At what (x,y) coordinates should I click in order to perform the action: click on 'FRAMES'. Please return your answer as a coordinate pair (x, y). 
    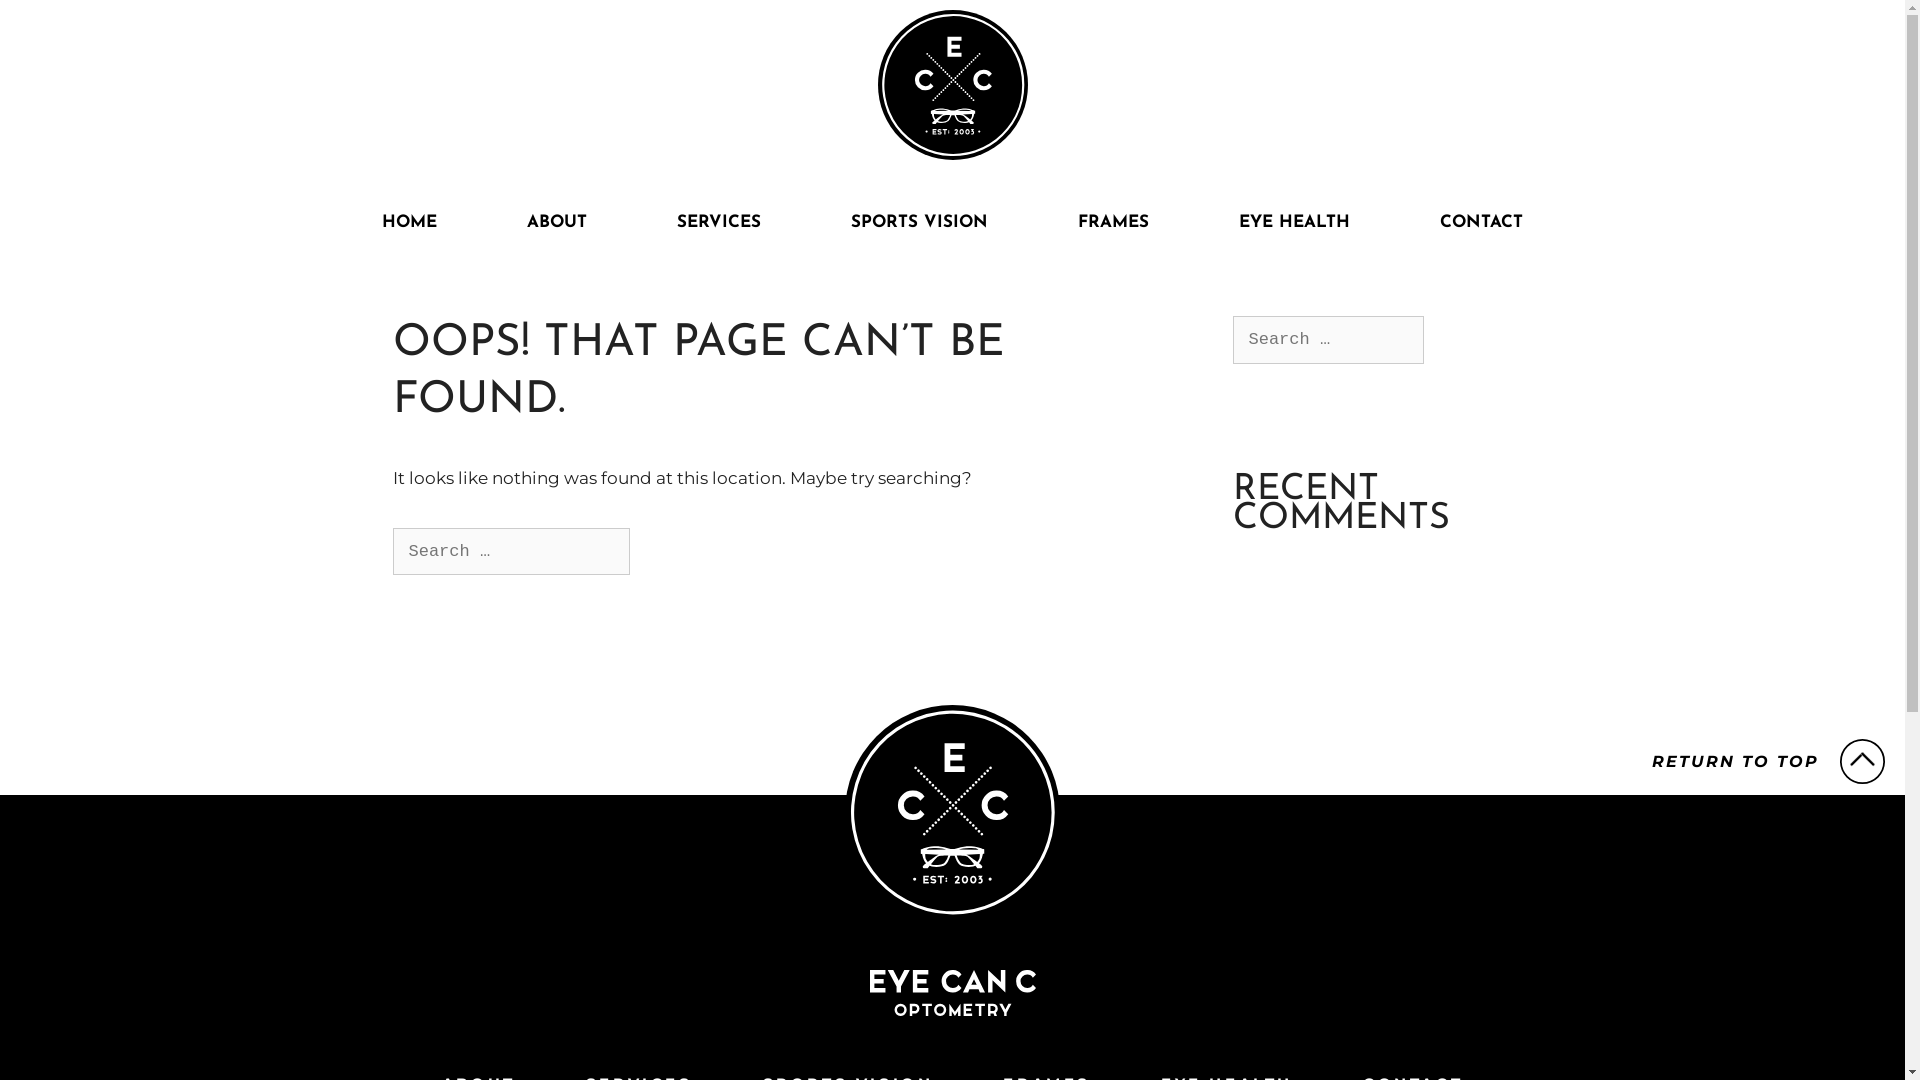
    Looking at the image, I should click on (1032, 223).